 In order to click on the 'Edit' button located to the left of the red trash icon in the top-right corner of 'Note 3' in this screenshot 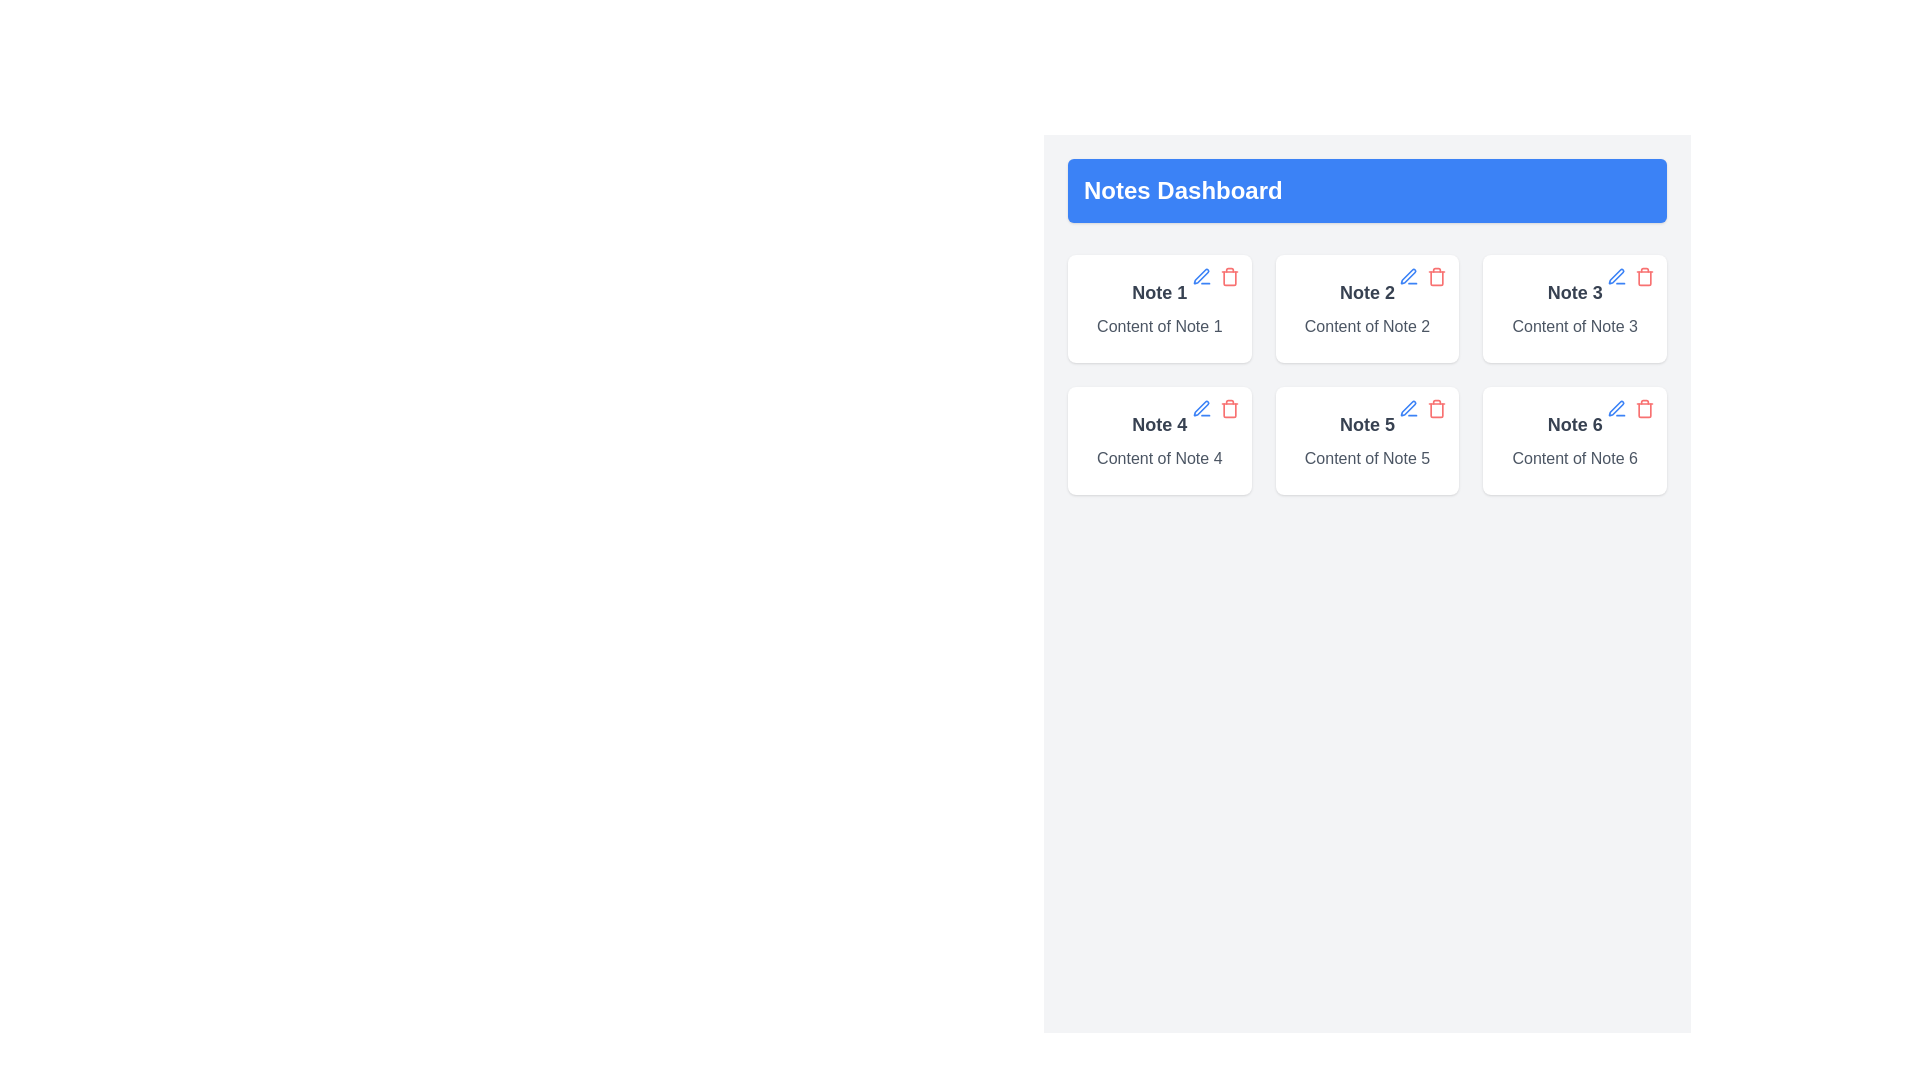, I will do `click(1617, 277)`.